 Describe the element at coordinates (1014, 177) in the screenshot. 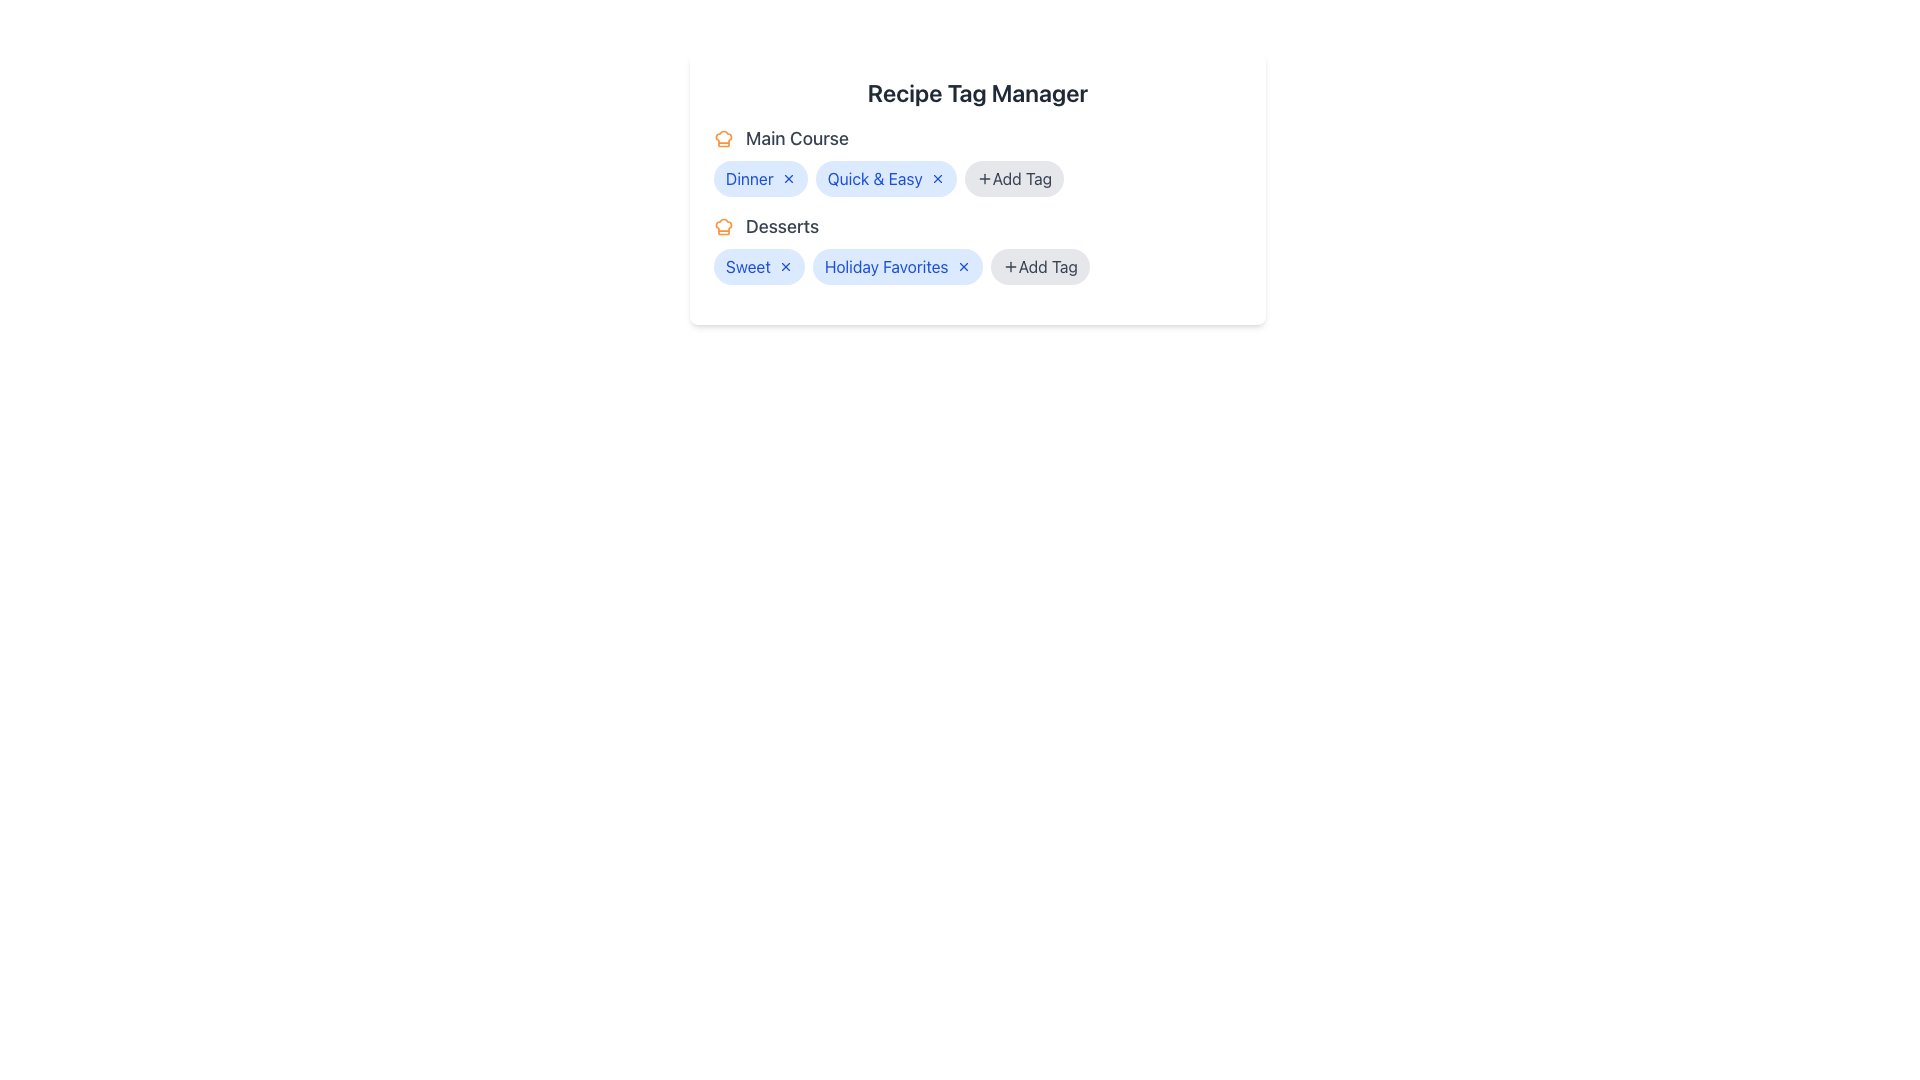

I see `the button` at that location.